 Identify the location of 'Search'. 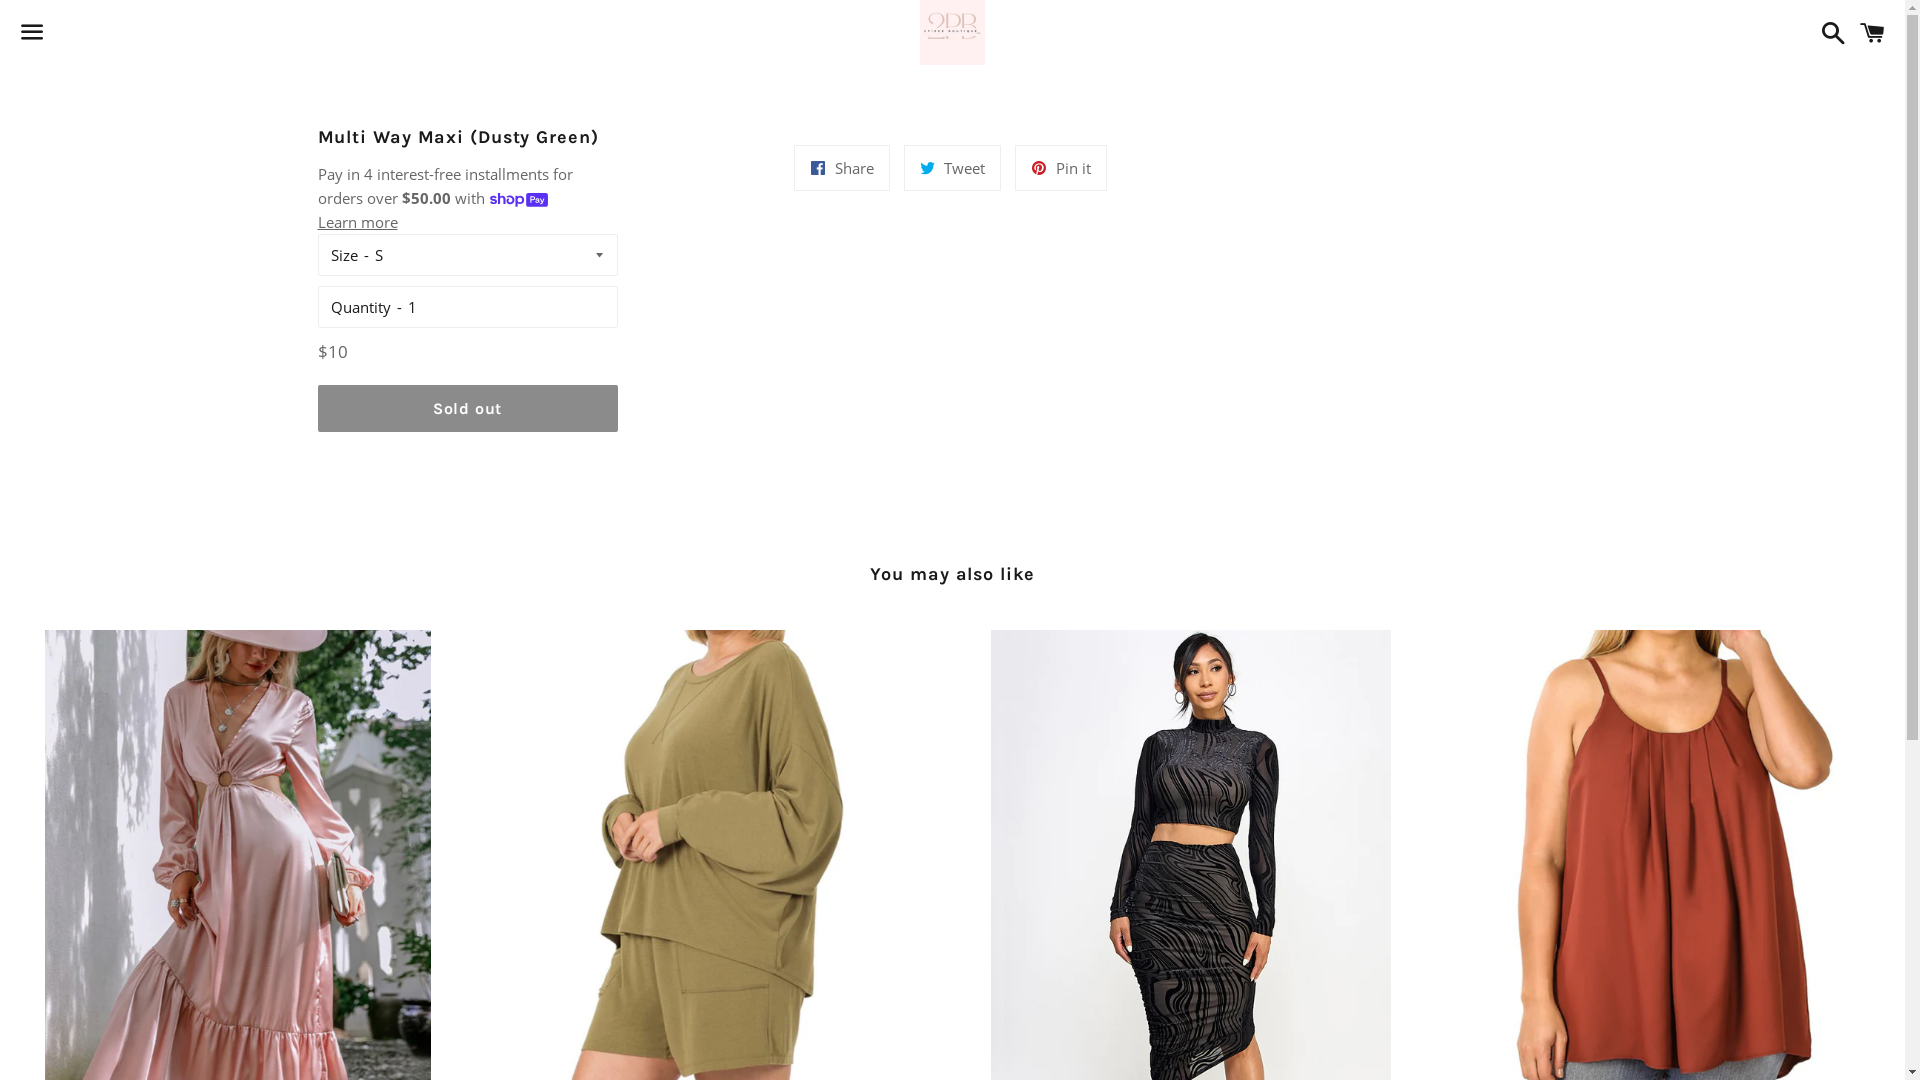
(1828, 31).